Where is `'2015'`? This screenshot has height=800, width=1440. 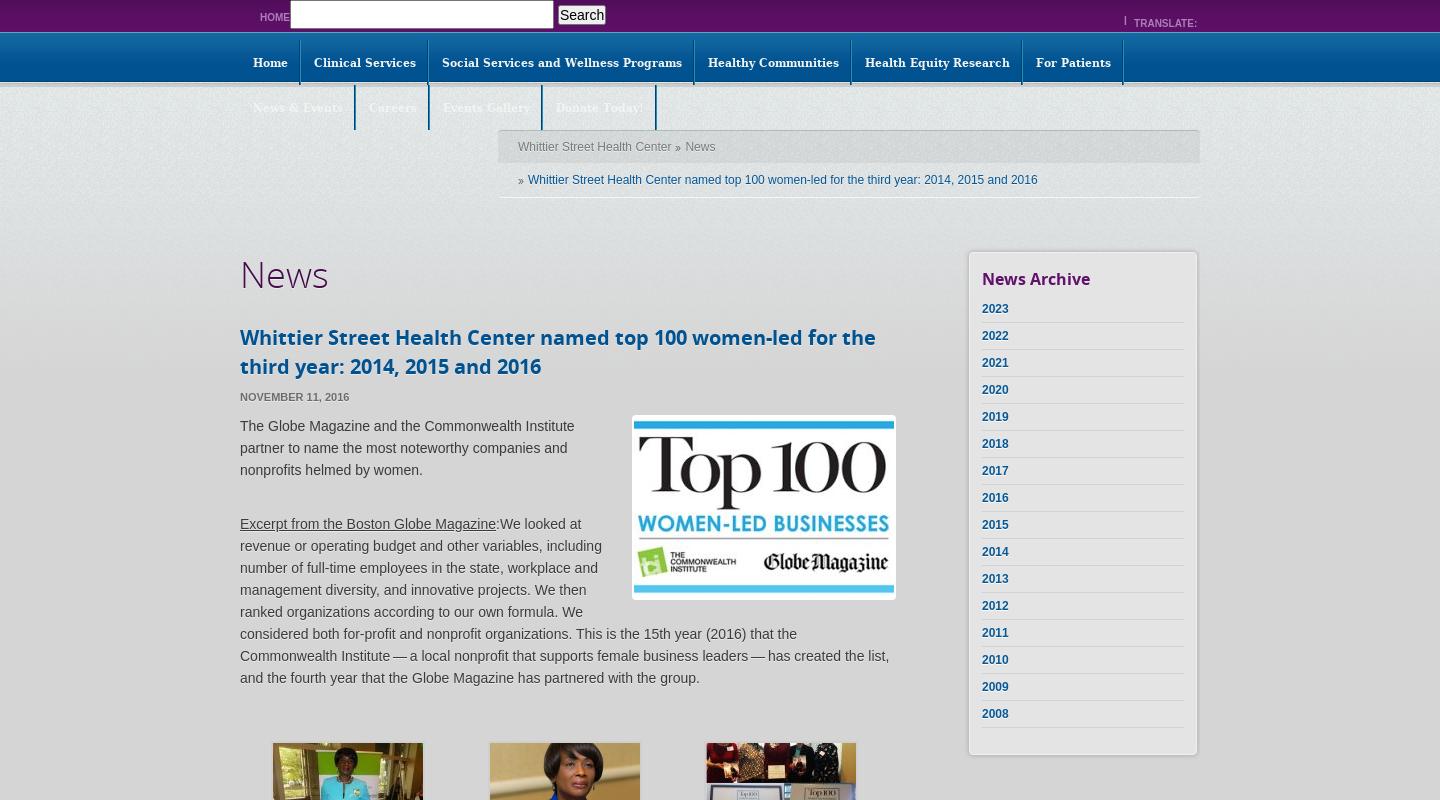
'2015' is located at coordinates (994, 523).